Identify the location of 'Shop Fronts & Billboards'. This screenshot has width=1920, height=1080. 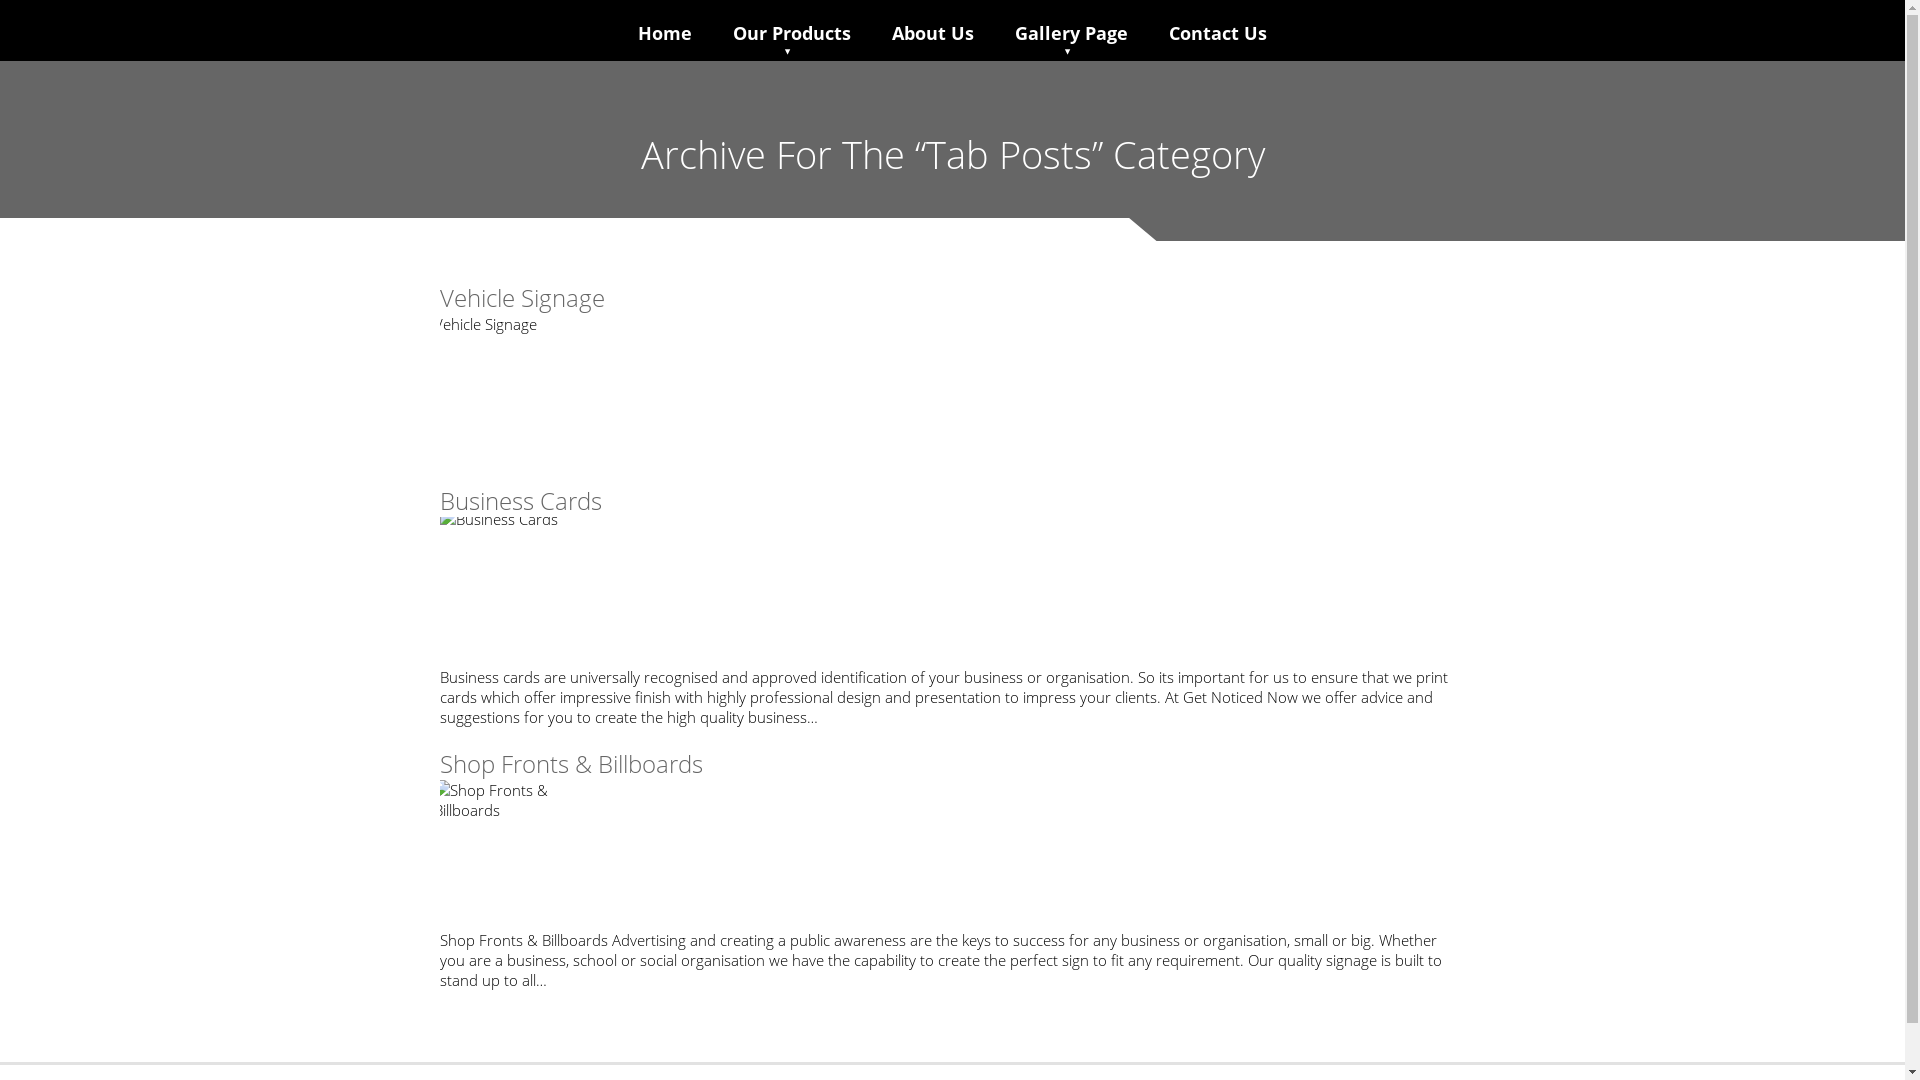
(570, 763).